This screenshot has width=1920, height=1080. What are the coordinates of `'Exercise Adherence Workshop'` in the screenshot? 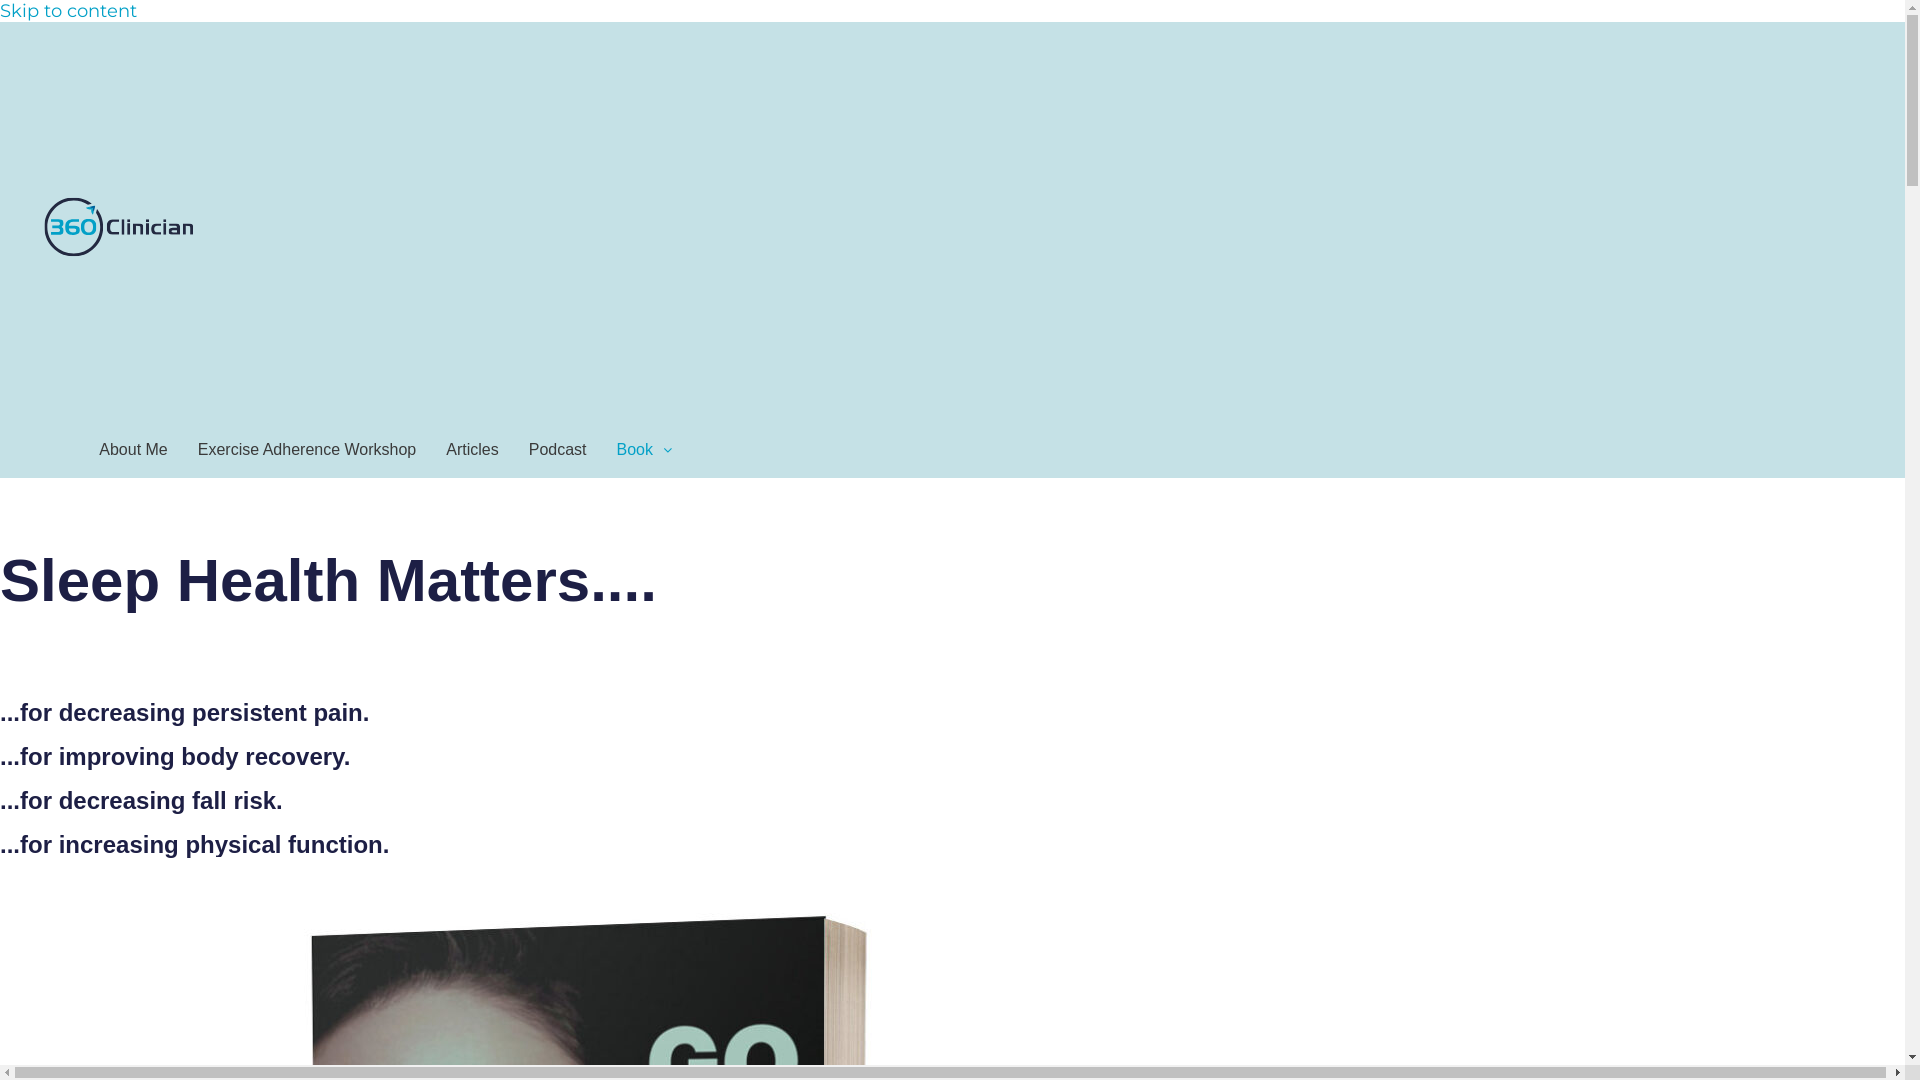 It's located at (306, 450).